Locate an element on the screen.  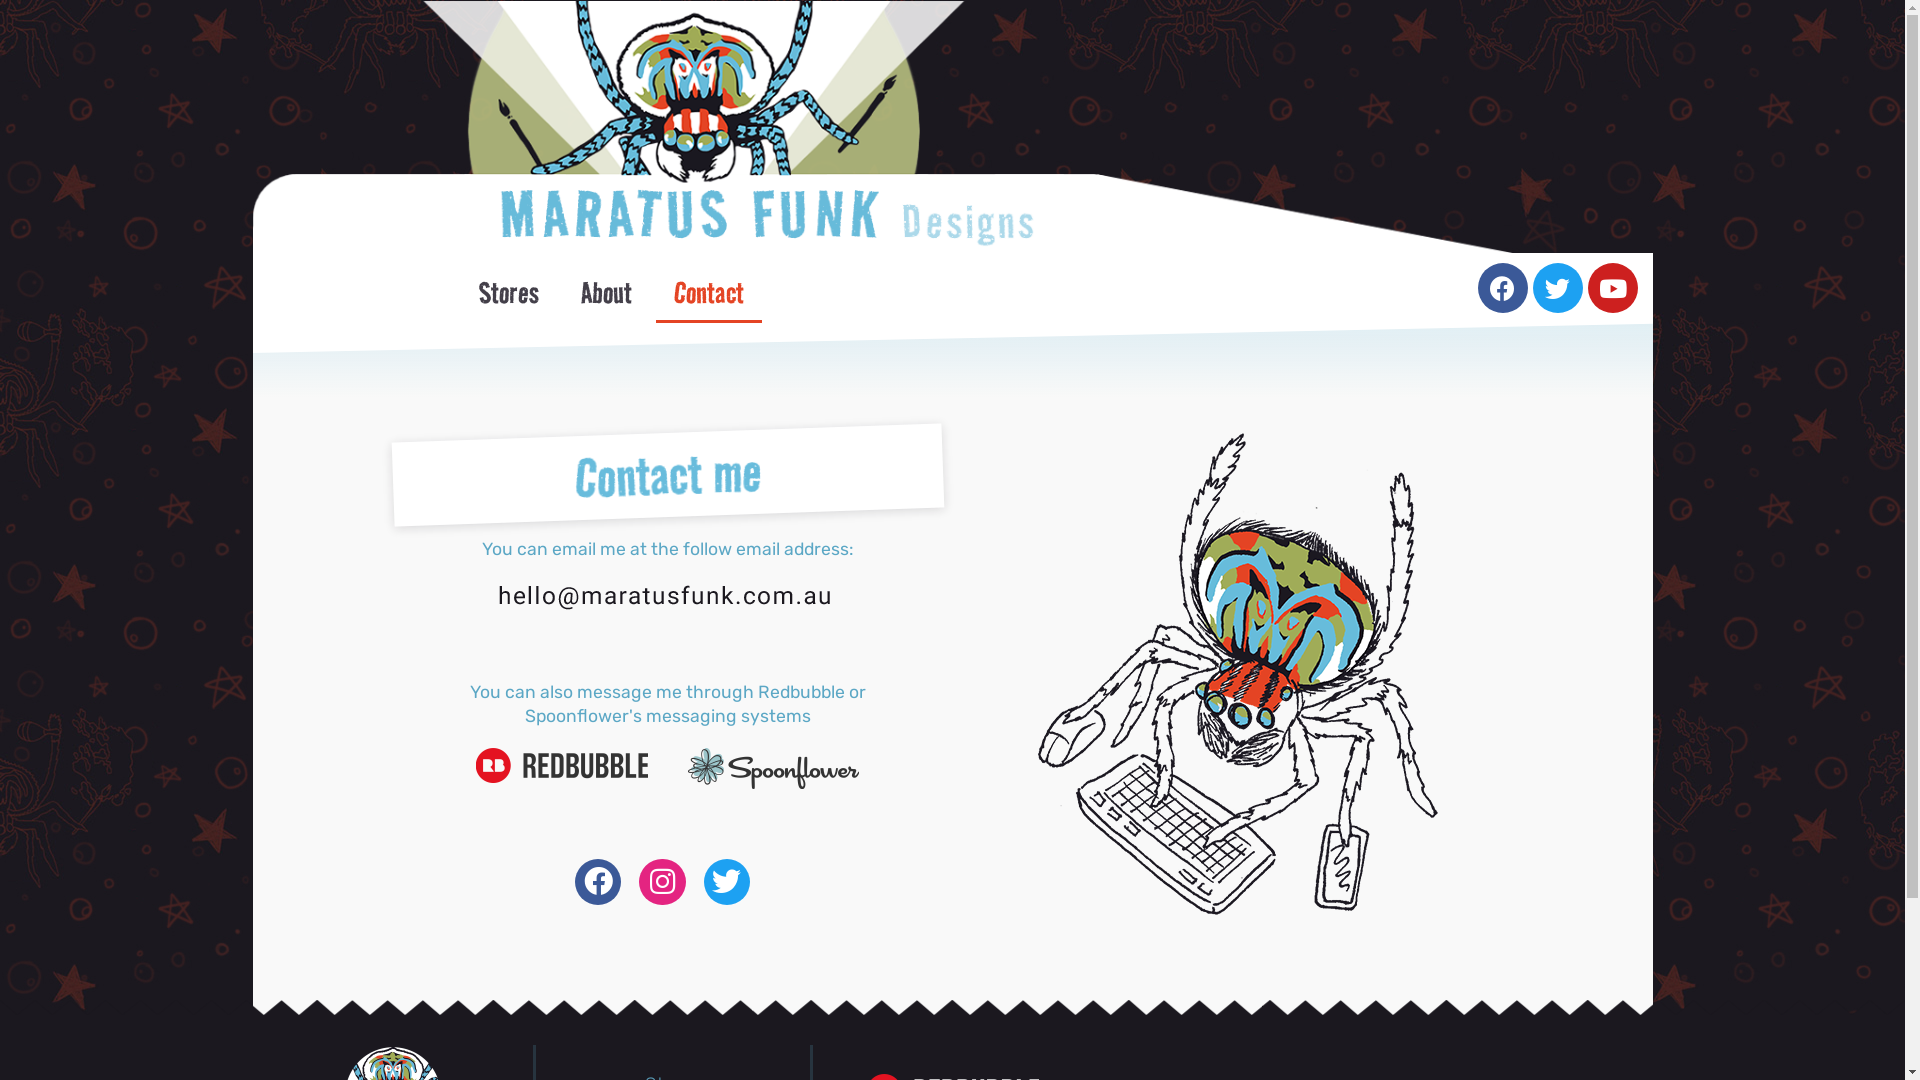
'Contact' is located at coordinates (709, 292).